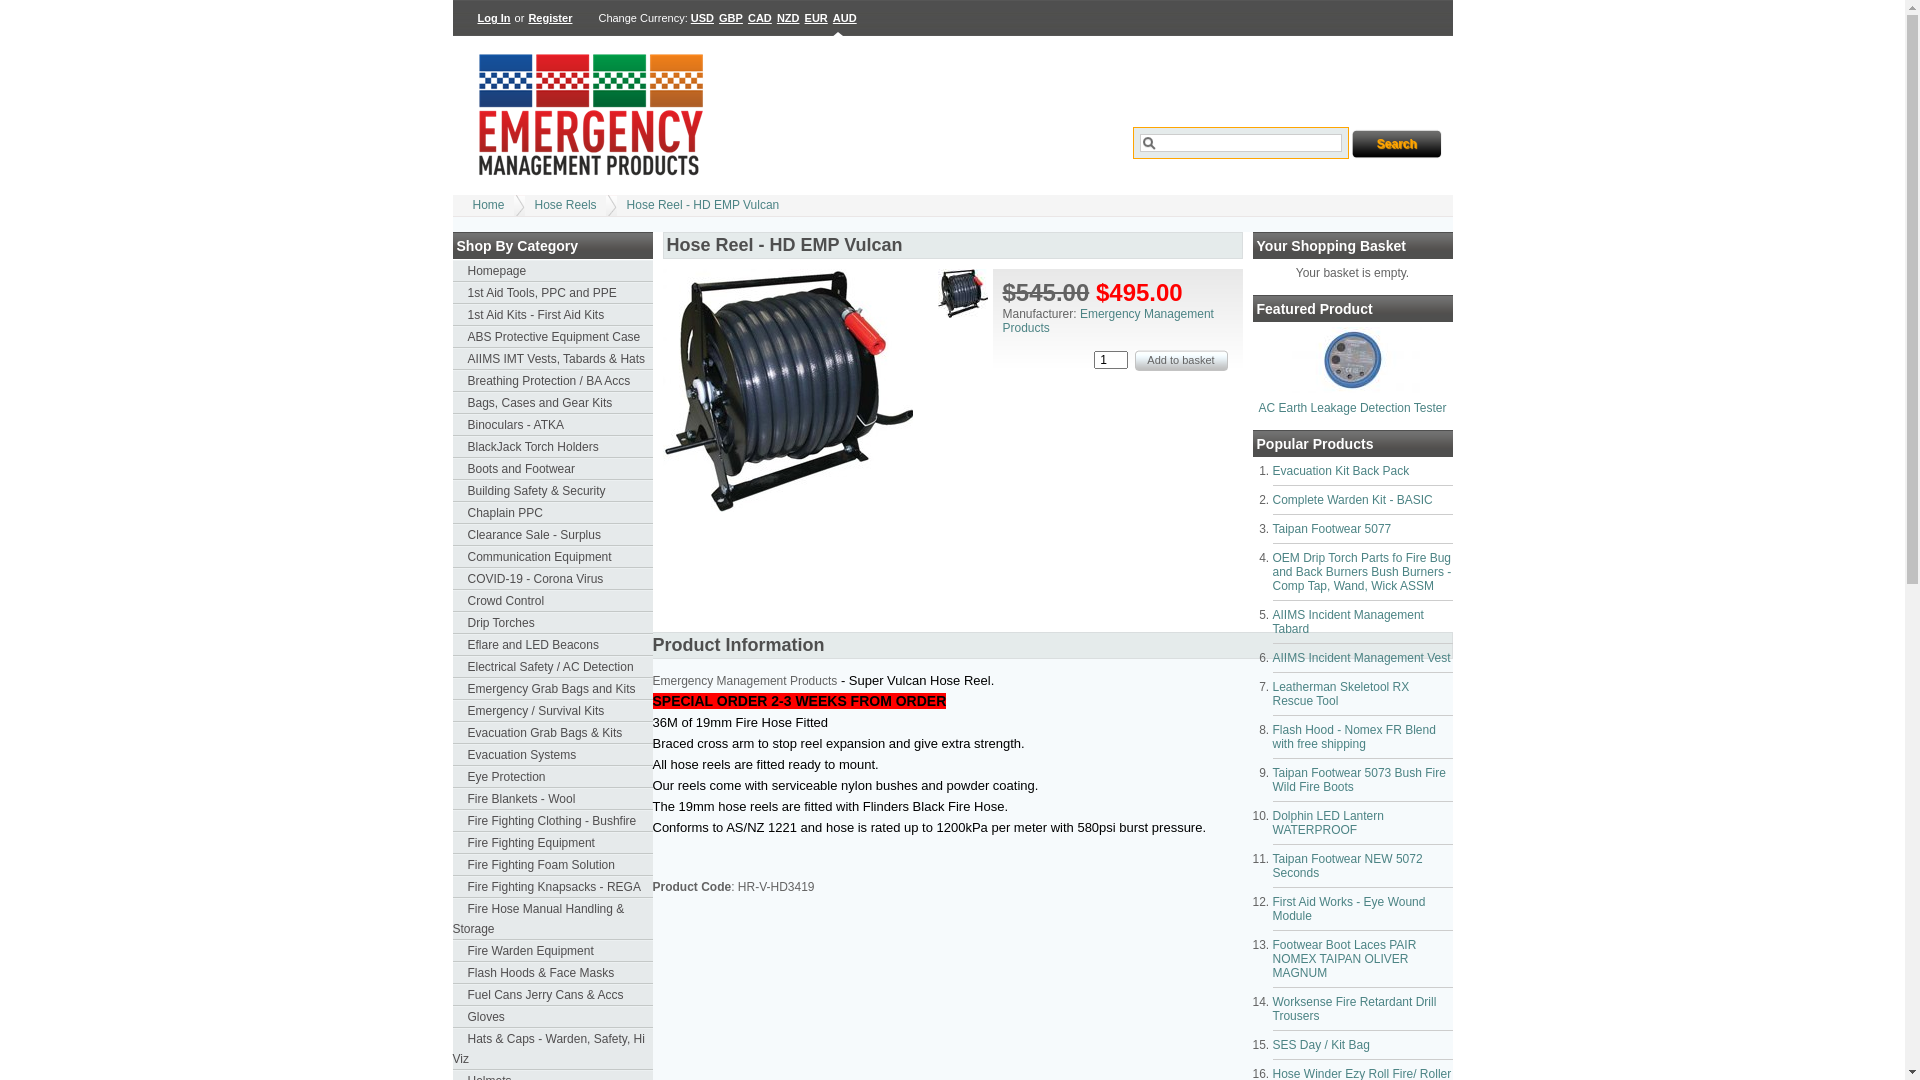 The height and width of the screenshot is (1080, 1920). Describe the element at coordinates (450, 995) in the screenshot. I see `'Fuel Cans Jerry Cans & Accs'` at that location.